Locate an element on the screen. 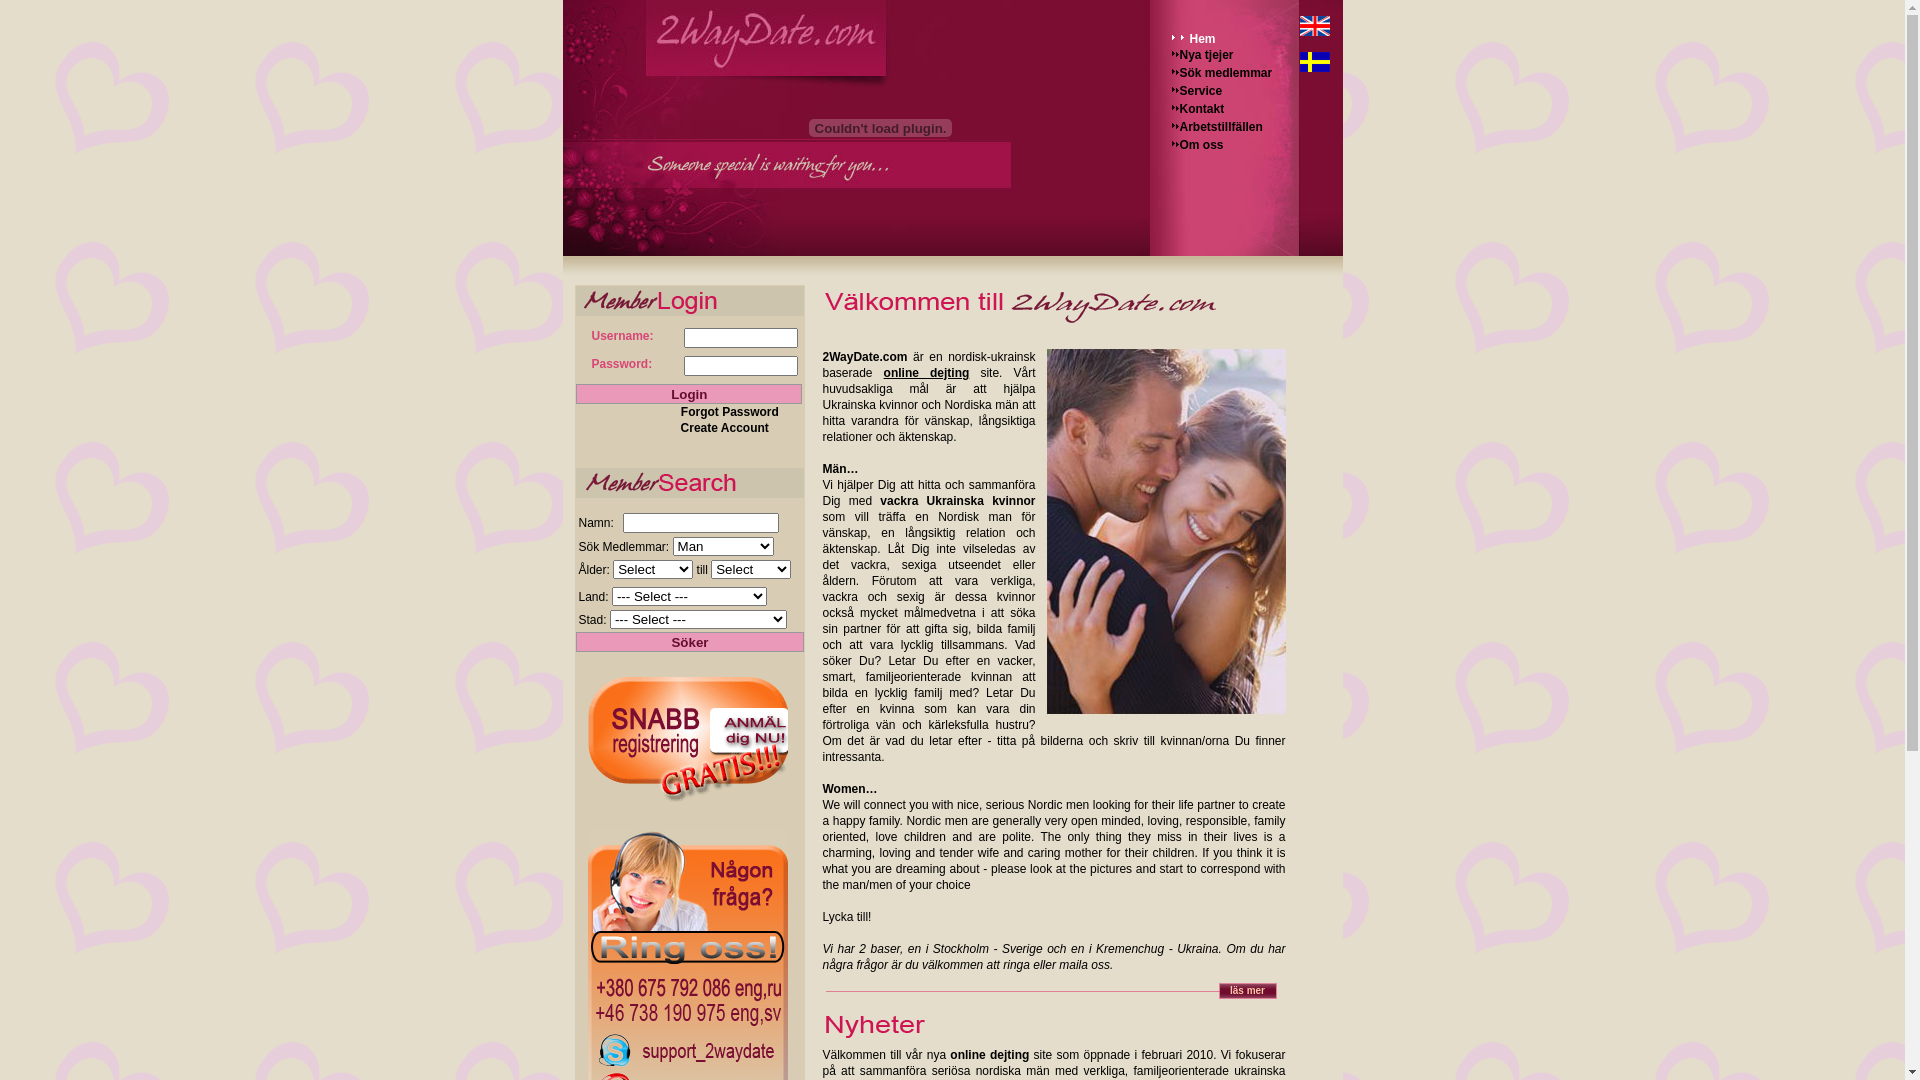 This screenshot has height=1080, width=1920. 'Create Account          ' is located at coordinates (741, 427).